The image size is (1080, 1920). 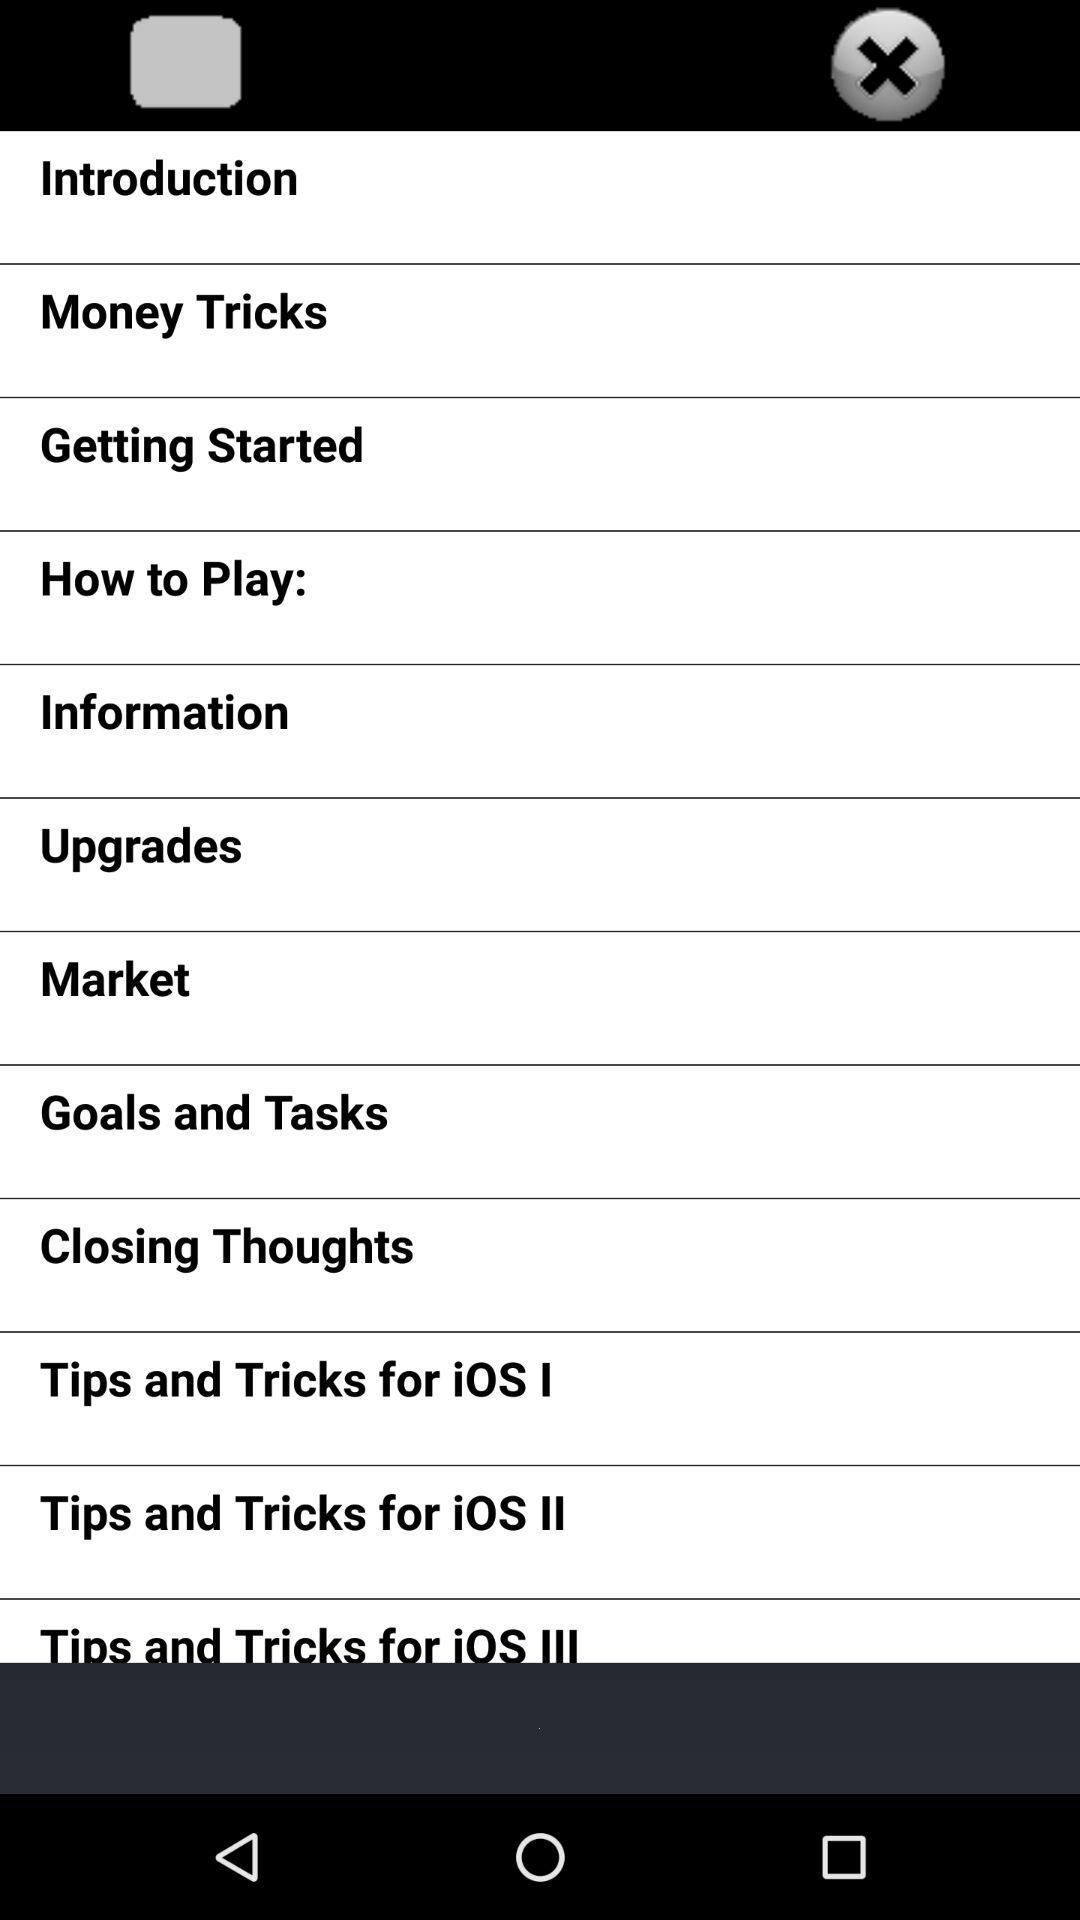 What do you see at coordinates (114, 985) in the screenshot?
I see `item above goals and tasks` at bounding box center [114, 985].